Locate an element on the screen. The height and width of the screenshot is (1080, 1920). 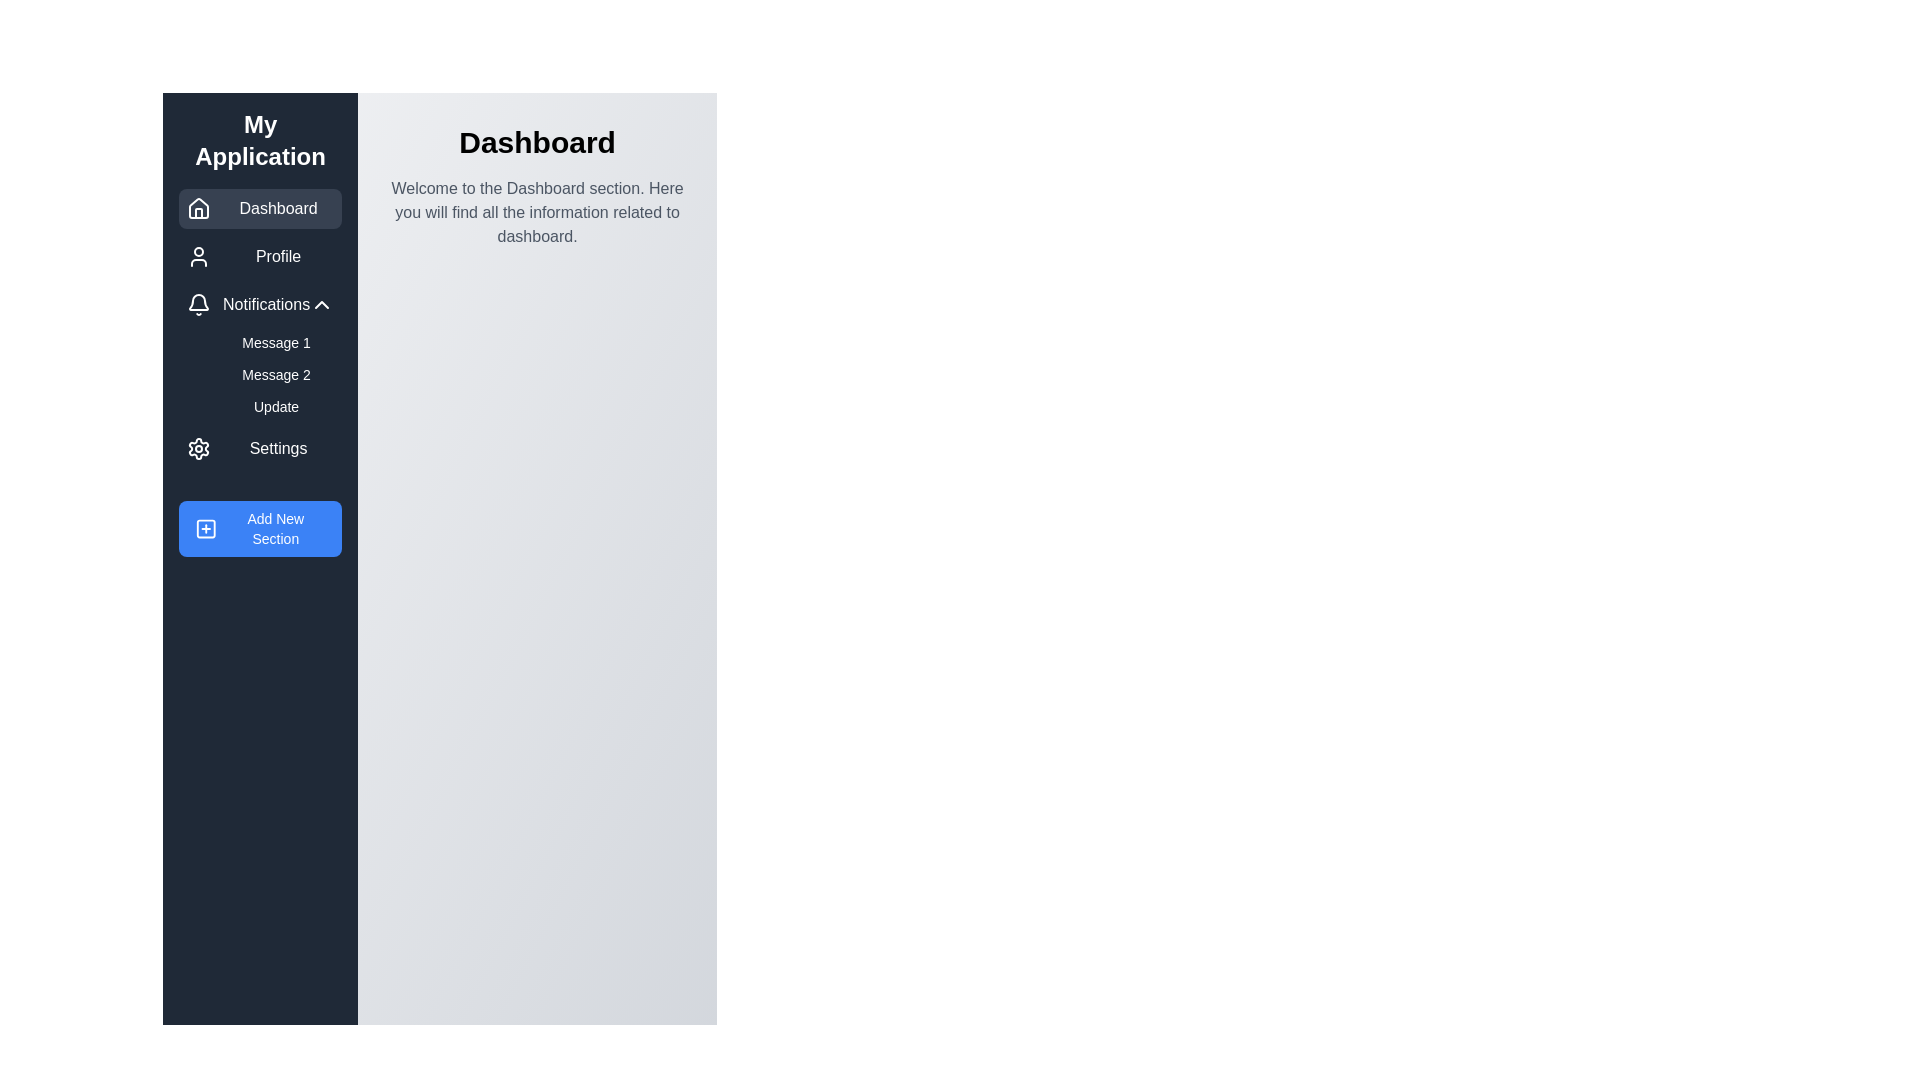
the 'Dashboard' text label in the sidebar menu, which is the first item below the 'My Application' section header is located at coordinates (277, 208).